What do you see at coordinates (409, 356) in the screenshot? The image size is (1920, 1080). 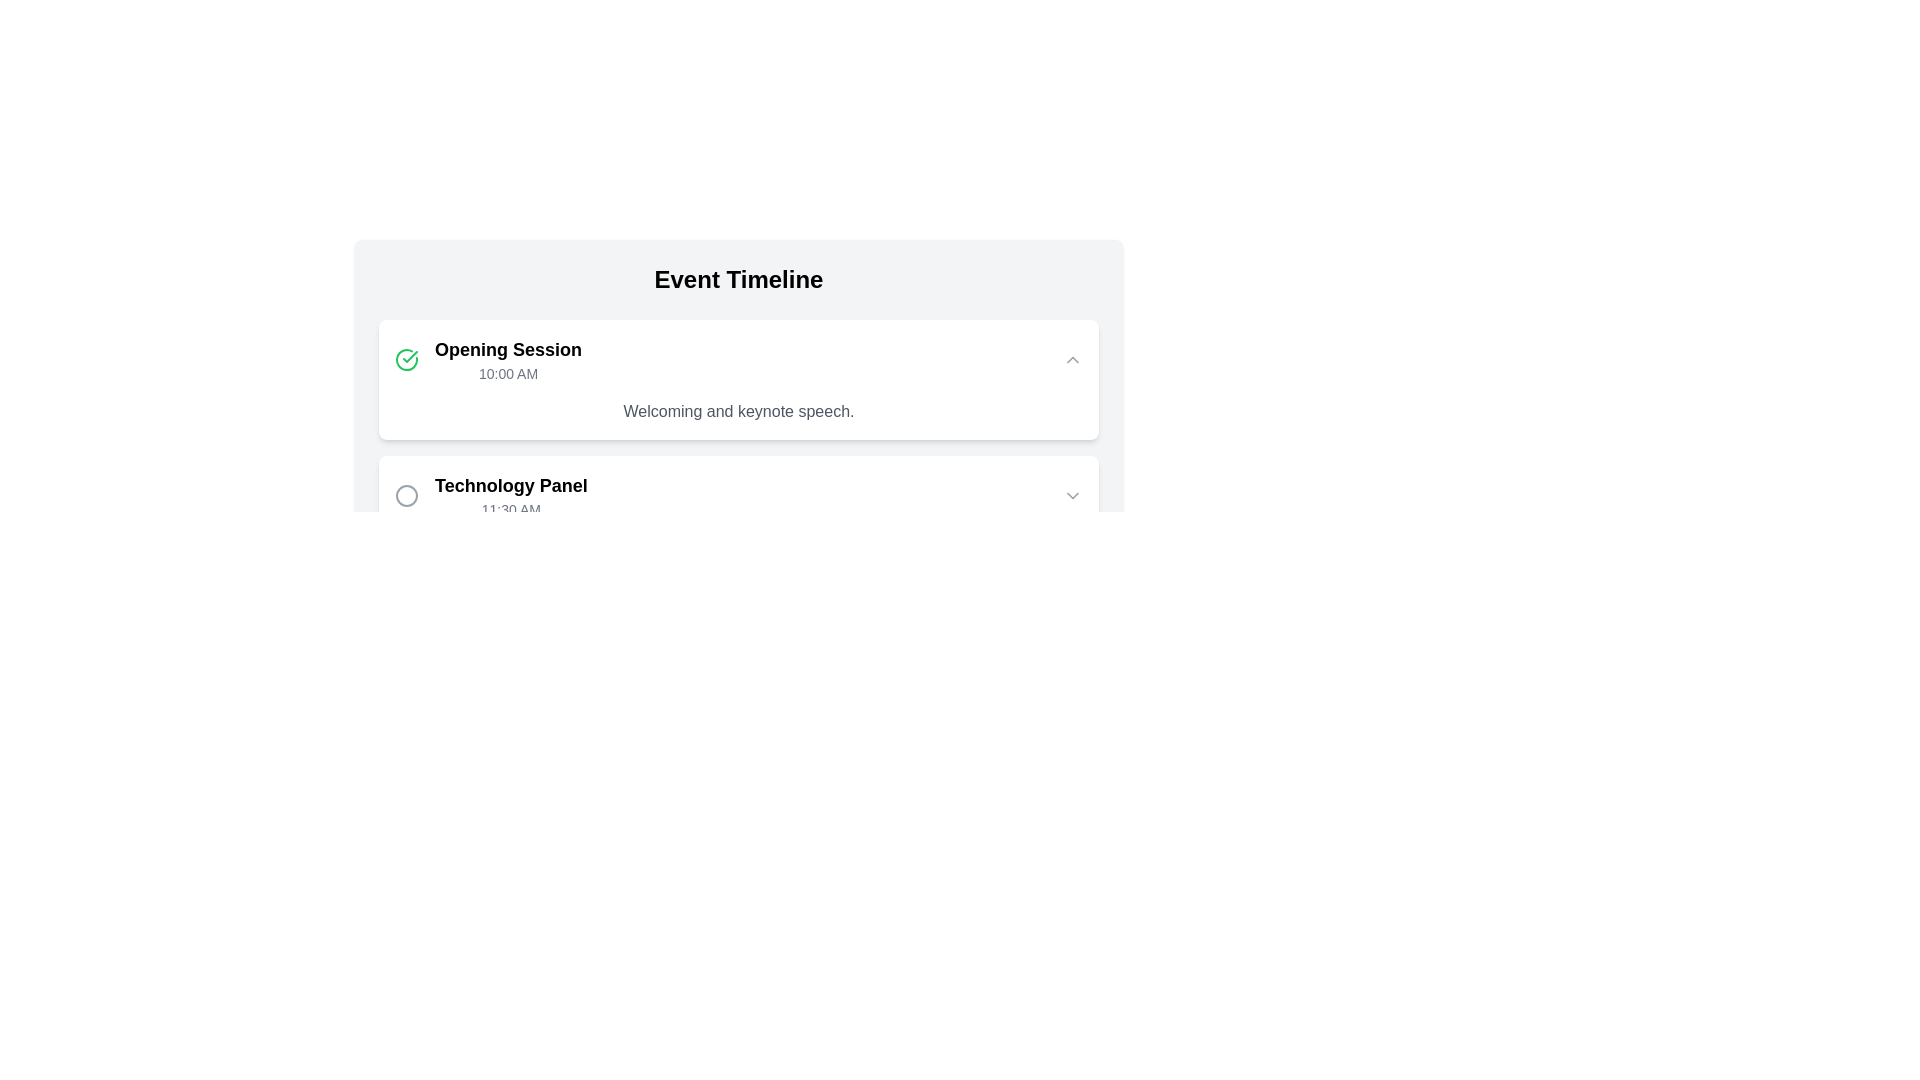 I see `the check mark icon located within the 'Opening Session' card in the event timeline interface to indicate the associated event as completed or selected` at bounding box center [409, 356].